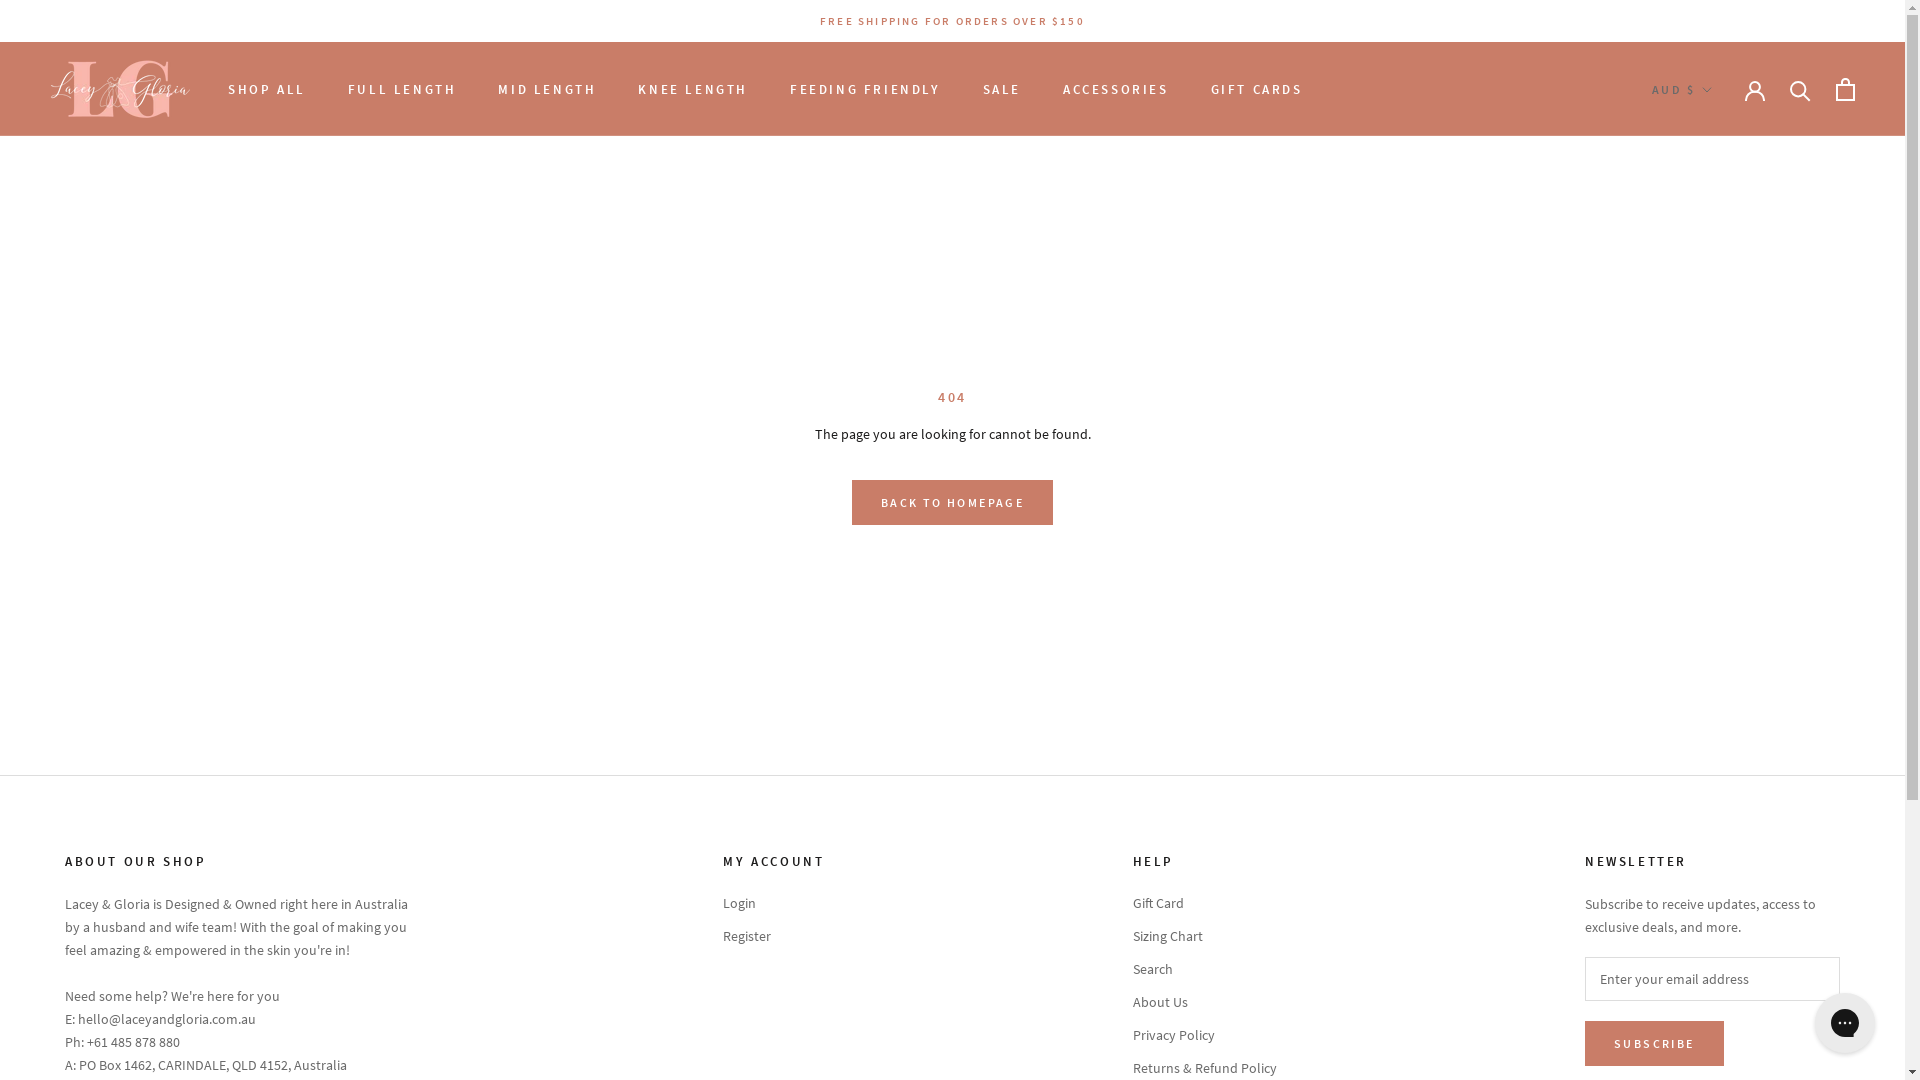 This screenshot has width=1920, height=1080. Describe the element at coordinates (1681, 88) in the screenshot. I see `'AUD $'` at that location.